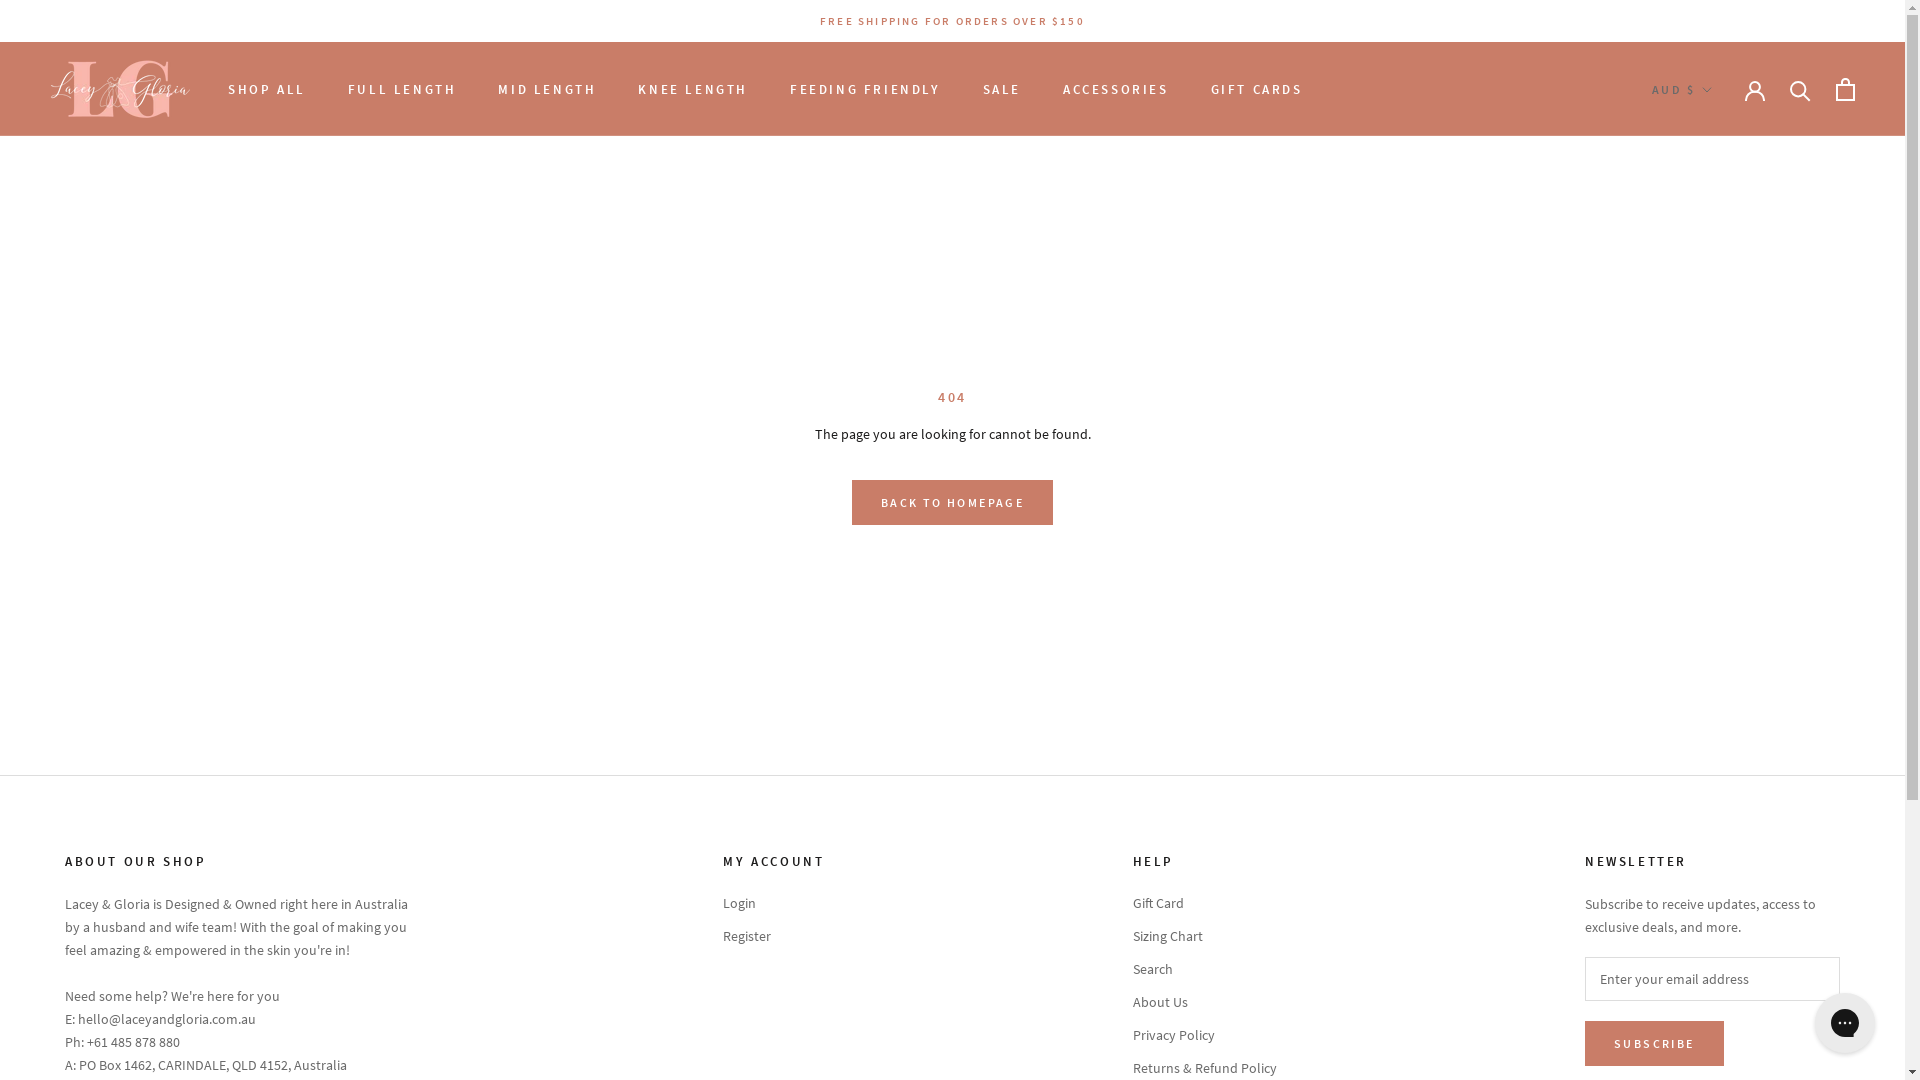 This screenshot has width=1920, height=1080. Describe the element at coordinates (1681, 88) in the screenshot. I see `'AUD $'` at that location.